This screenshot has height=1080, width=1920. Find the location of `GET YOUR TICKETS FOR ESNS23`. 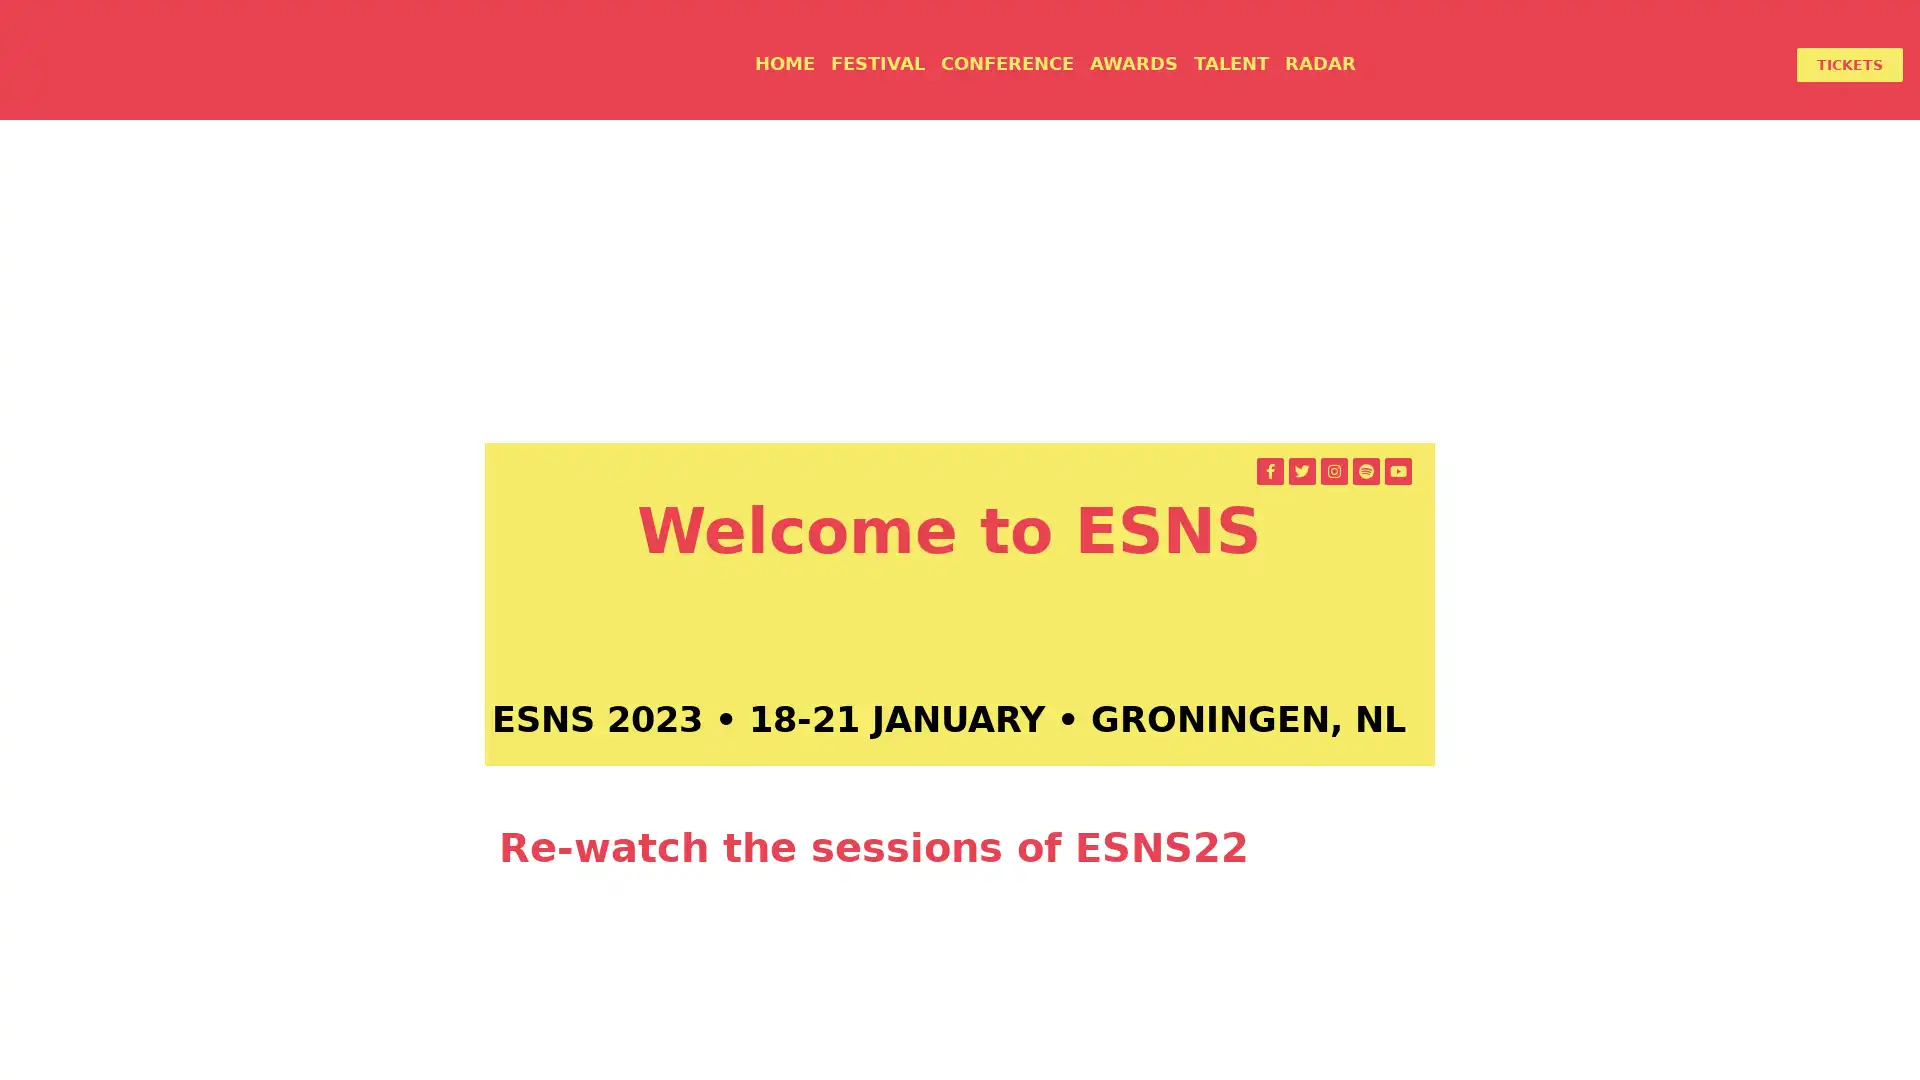

GET YOUR TICKETS FOR ESNS23 is located at coordinates (720, 627).